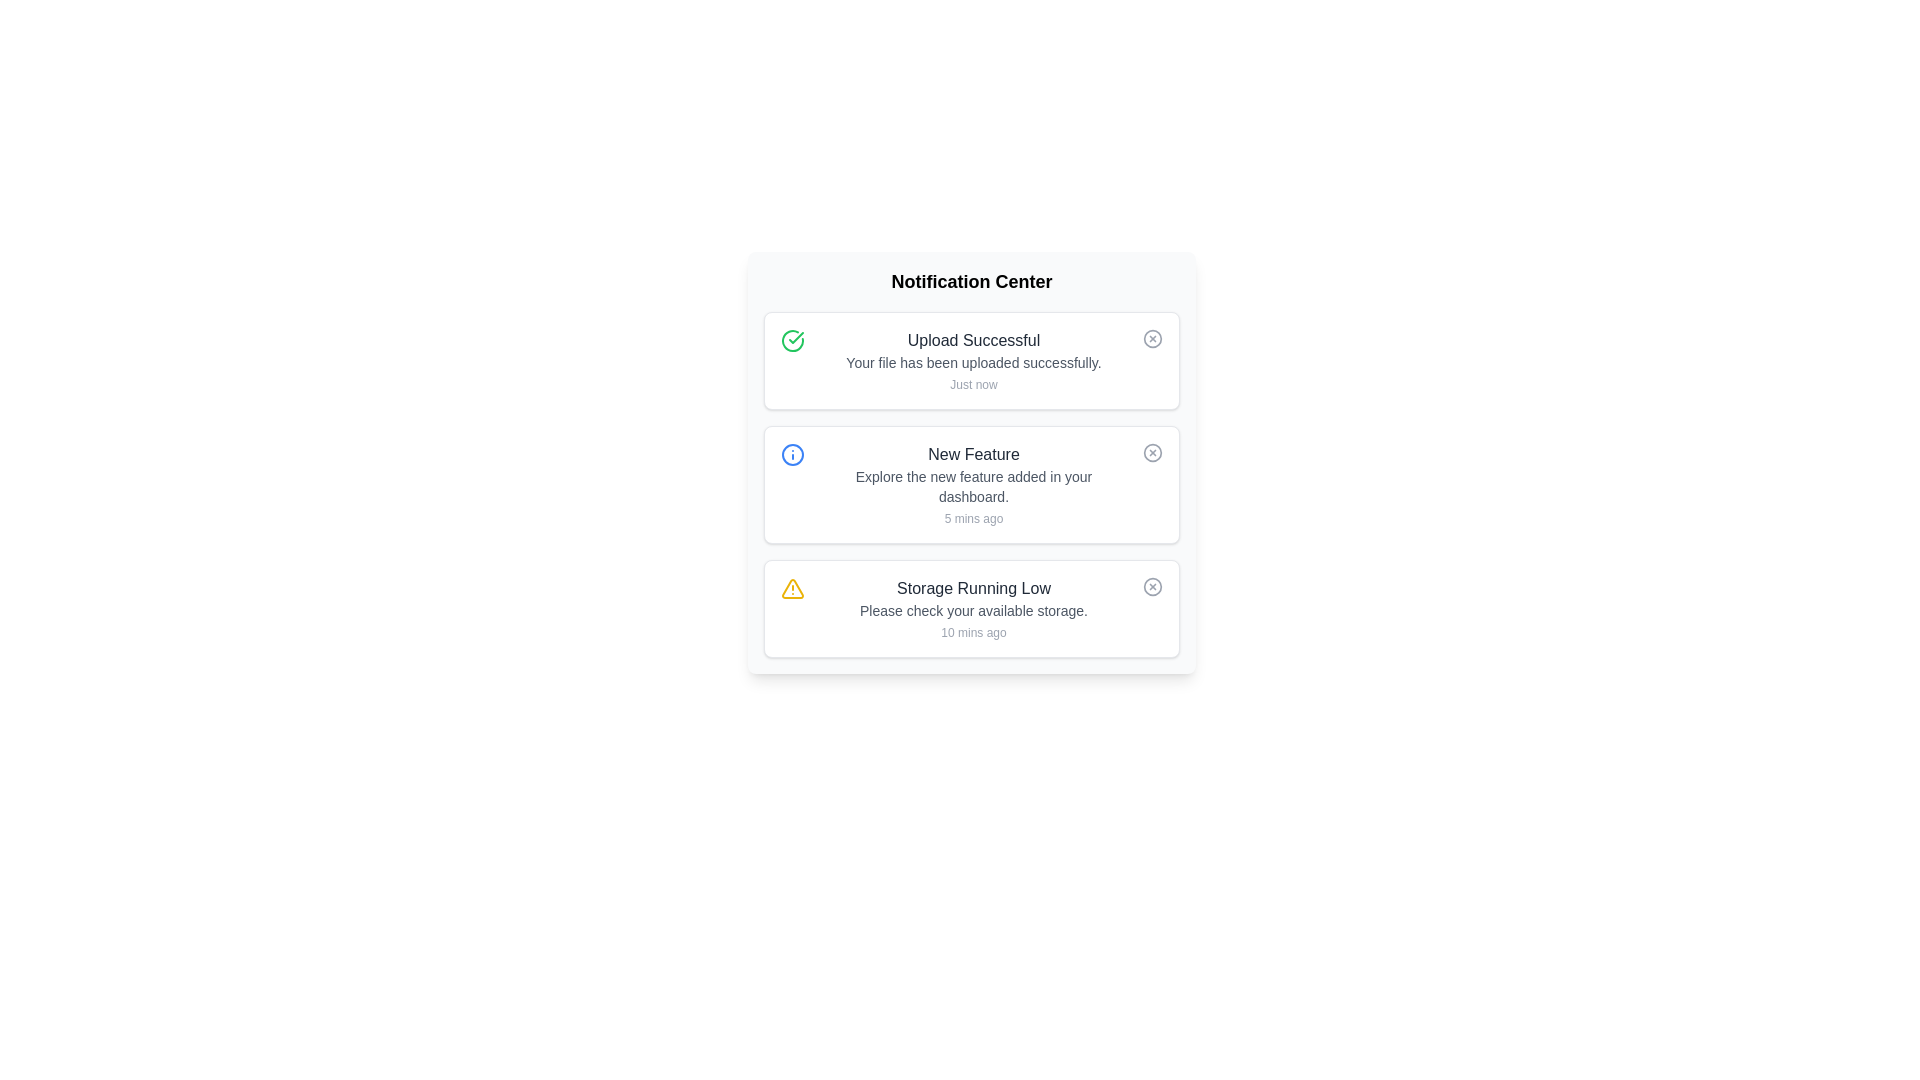 The image size is (1920, 1080). What do you see at coordinates (974, 609) in the screenshot?
I see `text label that says 'Please check your available storage.' positioned below the title 'Storage Running Low' in the notification card` at bounding box center [974, 609].